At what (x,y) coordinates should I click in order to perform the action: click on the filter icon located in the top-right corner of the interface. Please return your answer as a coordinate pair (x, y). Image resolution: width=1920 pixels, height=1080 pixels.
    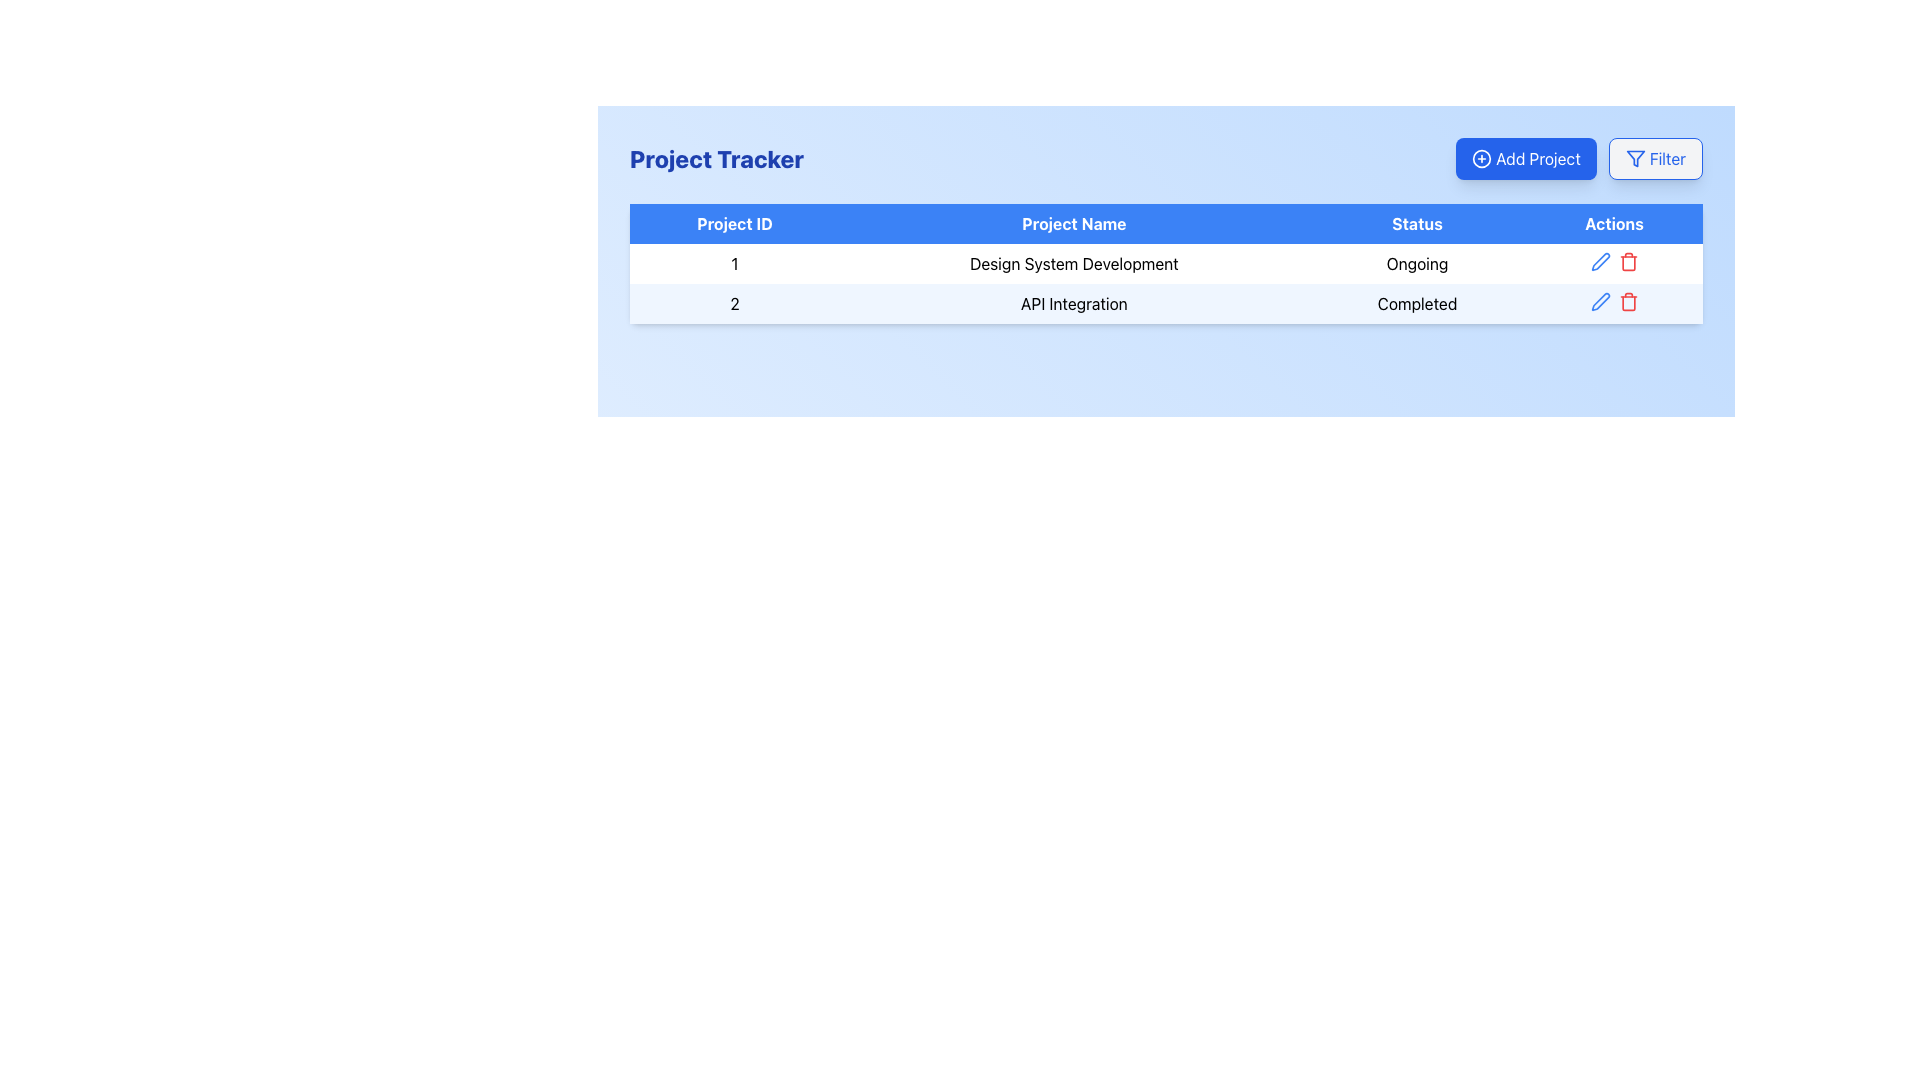
    Looking at the image, I should click on (1635, 157).